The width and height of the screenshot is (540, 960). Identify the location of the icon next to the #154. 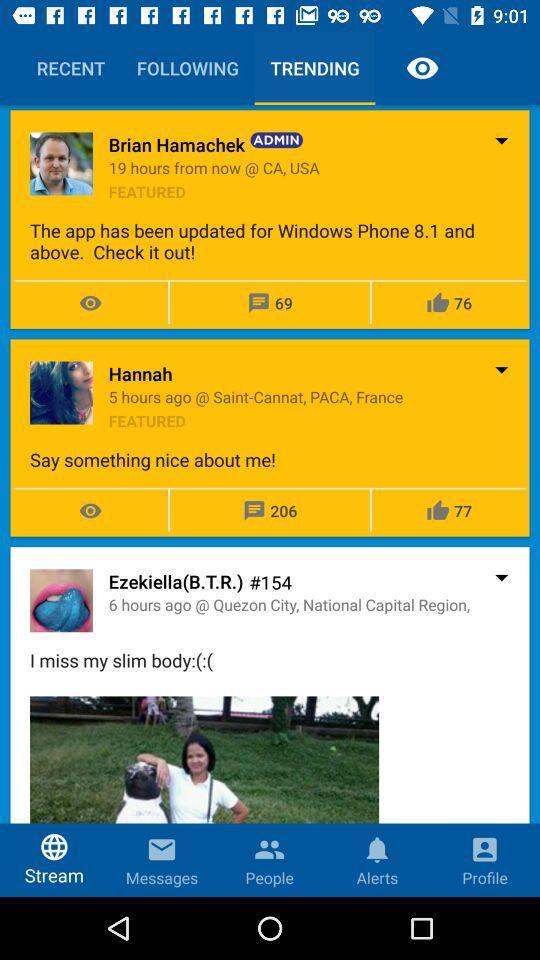
(176, 581).